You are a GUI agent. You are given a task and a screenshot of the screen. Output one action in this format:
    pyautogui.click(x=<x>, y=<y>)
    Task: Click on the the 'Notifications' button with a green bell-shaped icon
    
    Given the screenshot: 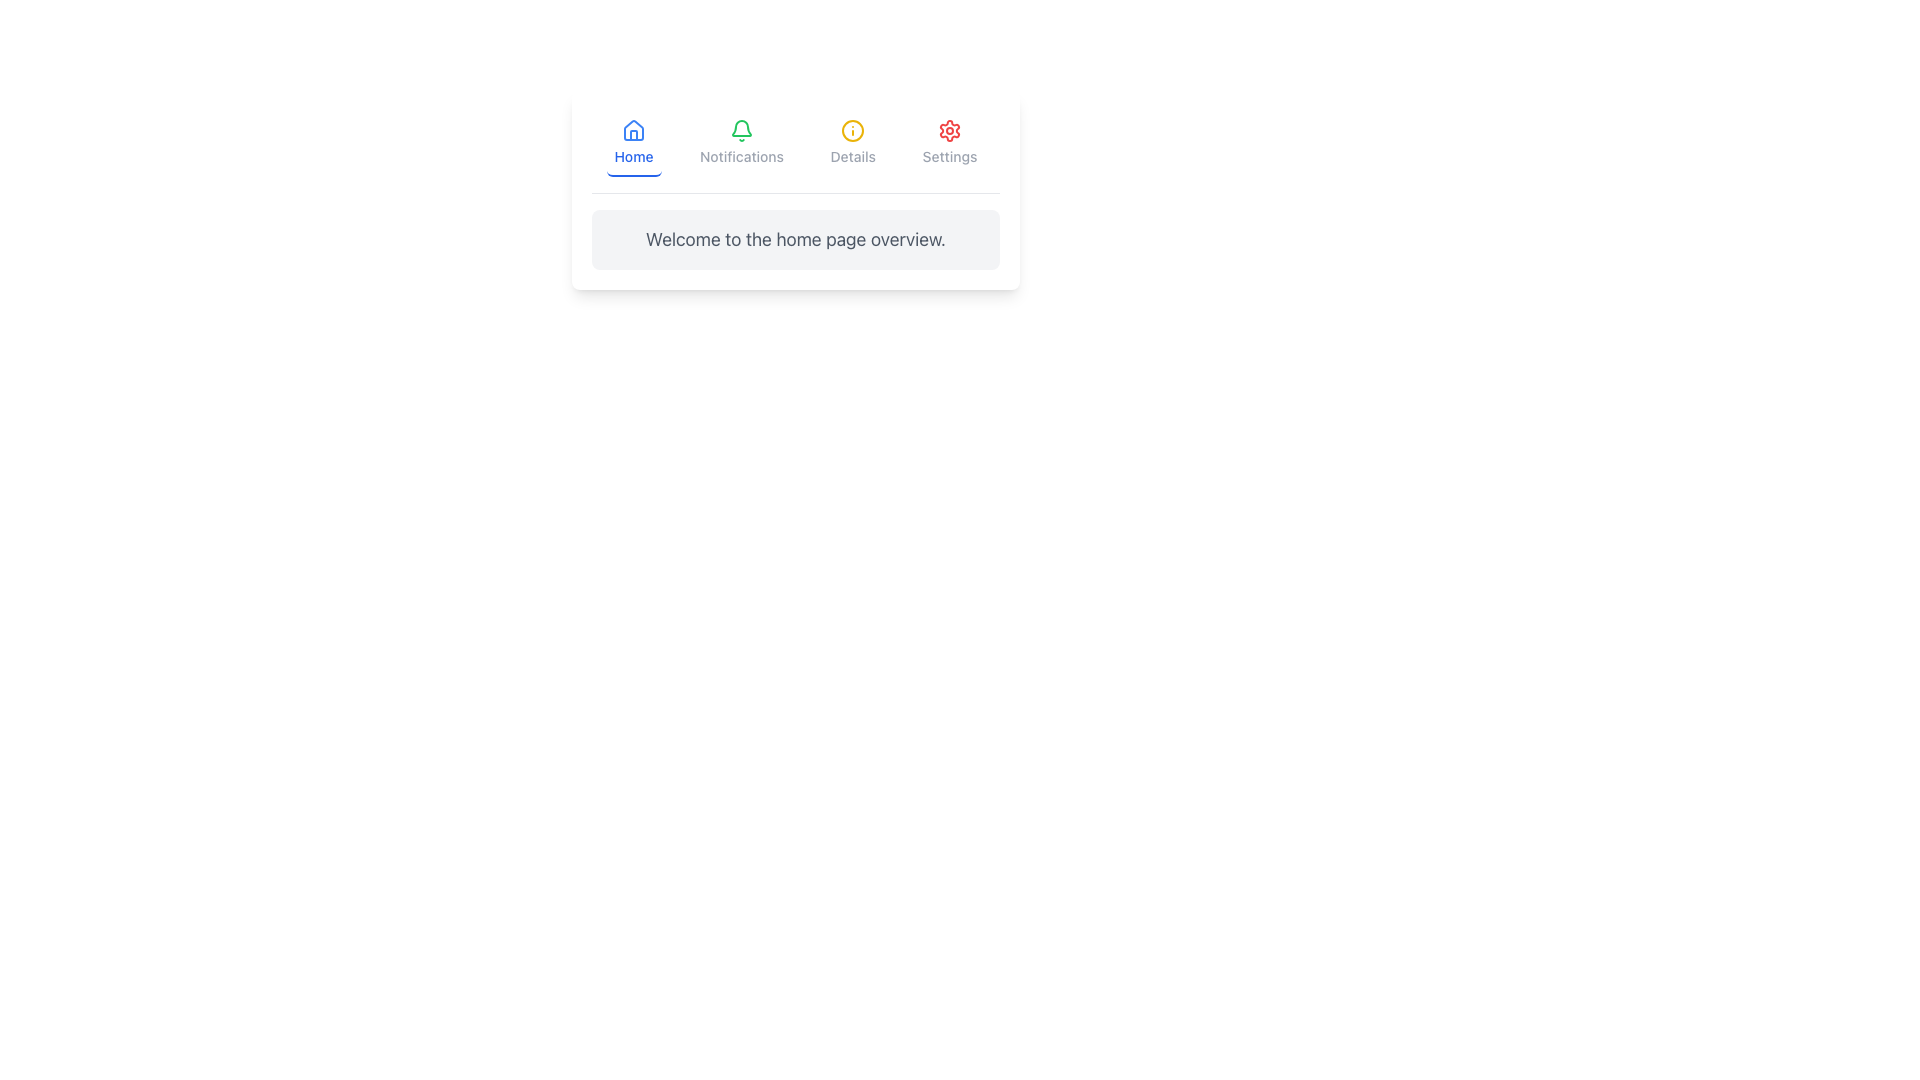 What is the action you would take?
    pyautogui.click(x=741, y=142)
    